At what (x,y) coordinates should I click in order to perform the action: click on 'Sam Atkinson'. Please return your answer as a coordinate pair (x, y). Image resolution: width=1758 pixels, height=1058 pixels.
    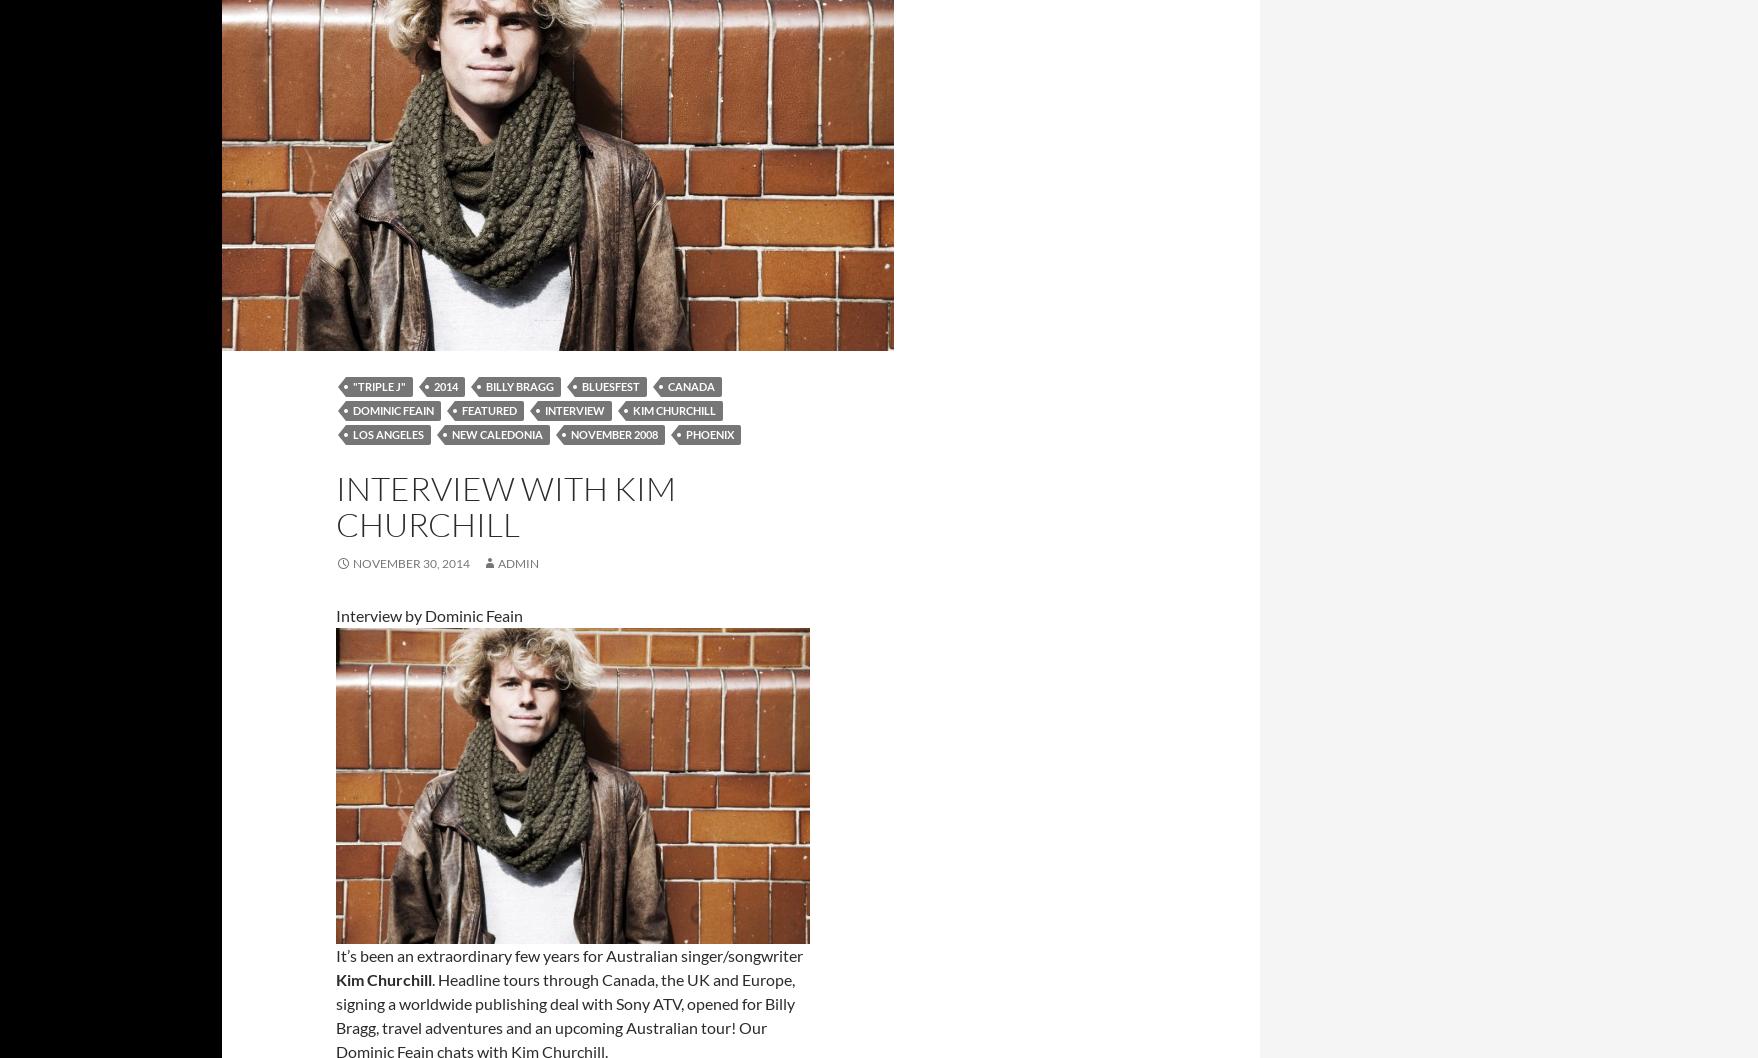
    Looking at the image, I should click on (393, 457).